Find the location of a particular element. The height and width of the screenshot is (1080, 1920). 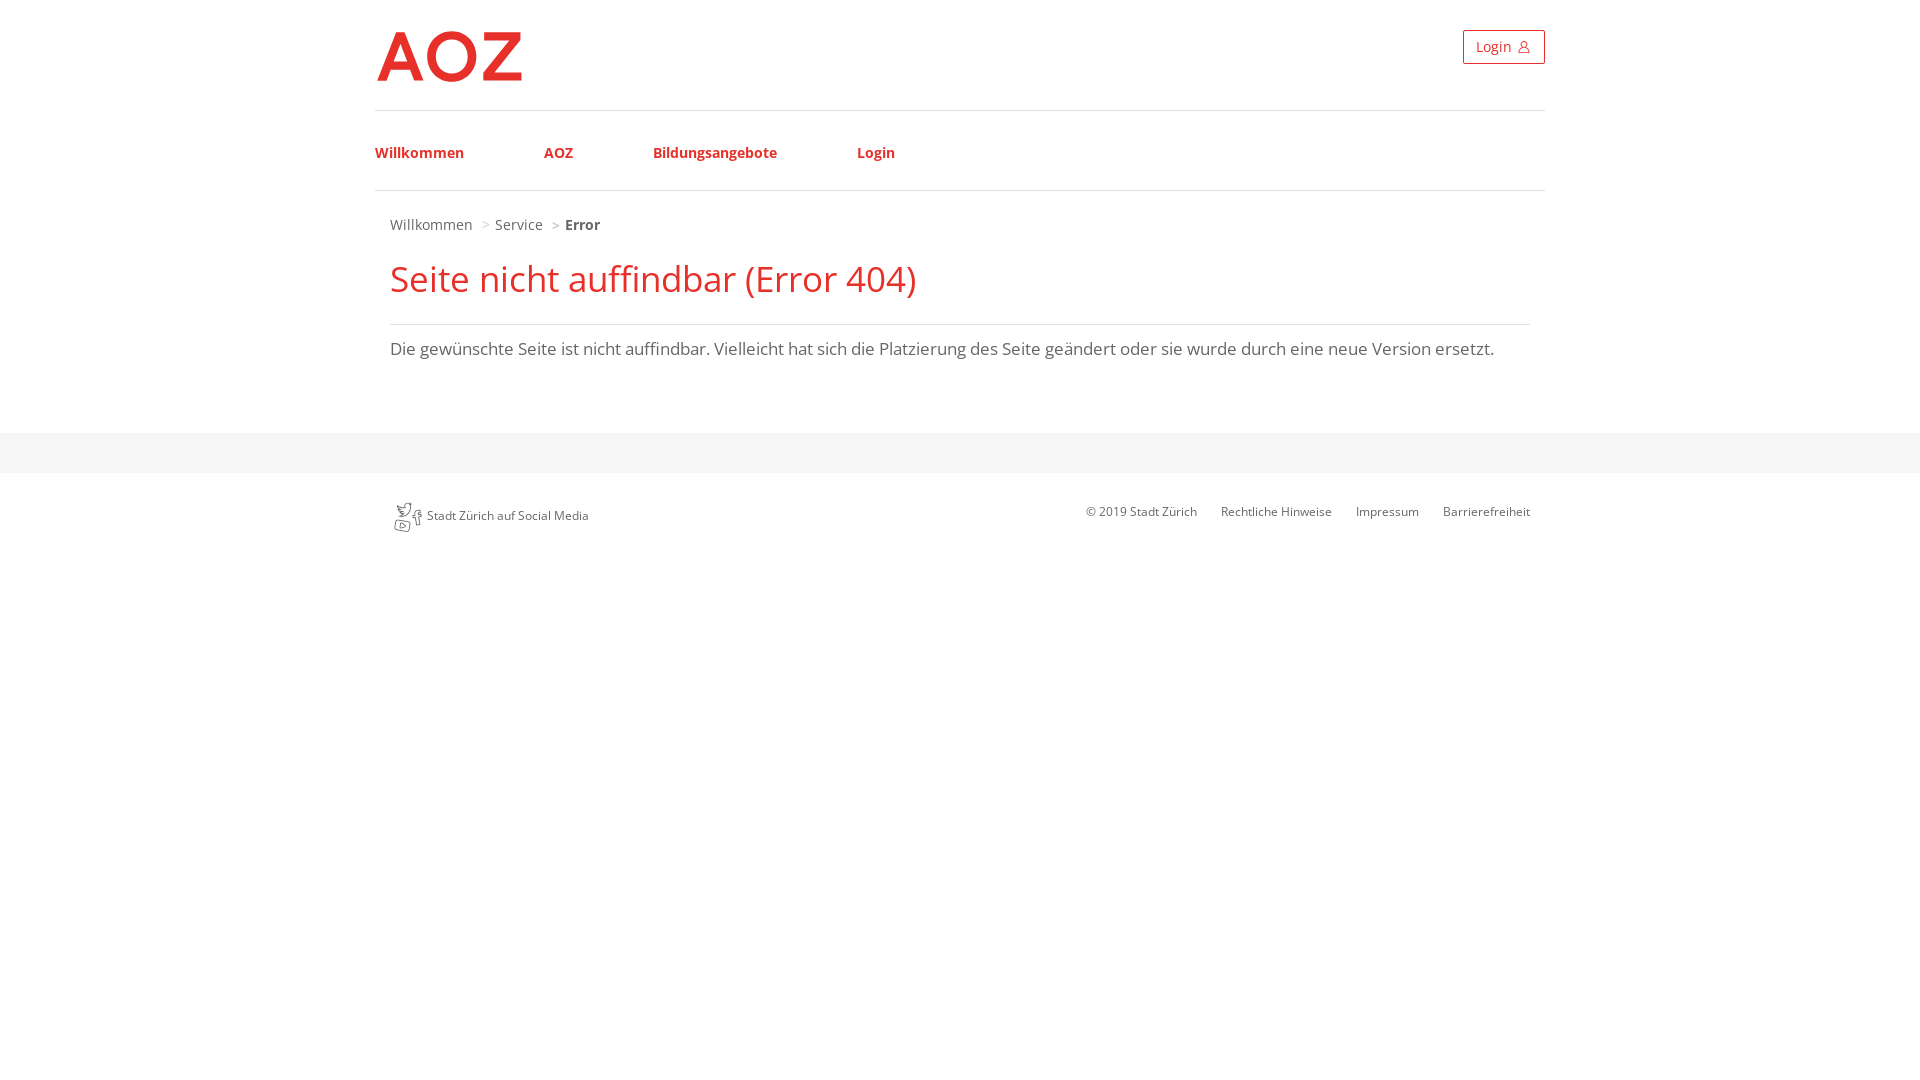

'Login' is located at coordinates (1503, 45).